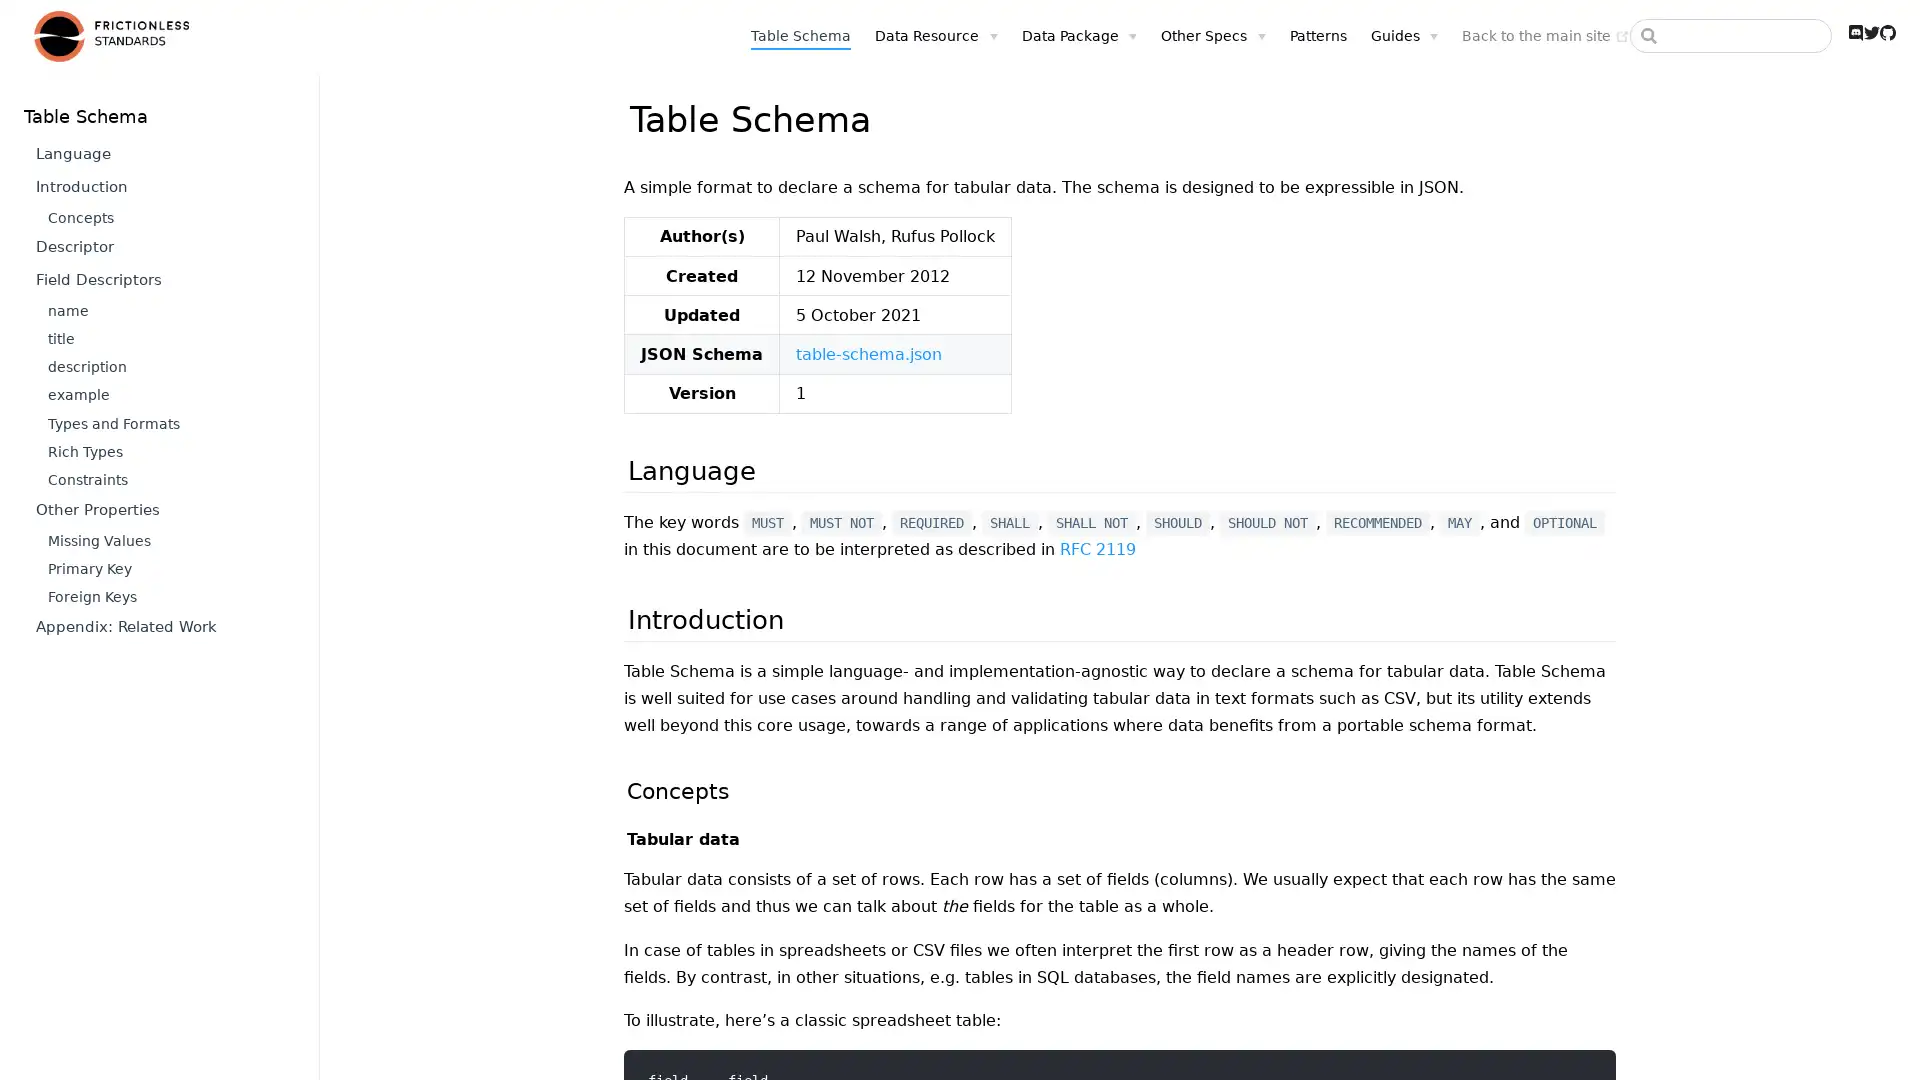  Describe the element at coordinates (1212, 35) in the screenshot. I see `Other Specs` at that location.